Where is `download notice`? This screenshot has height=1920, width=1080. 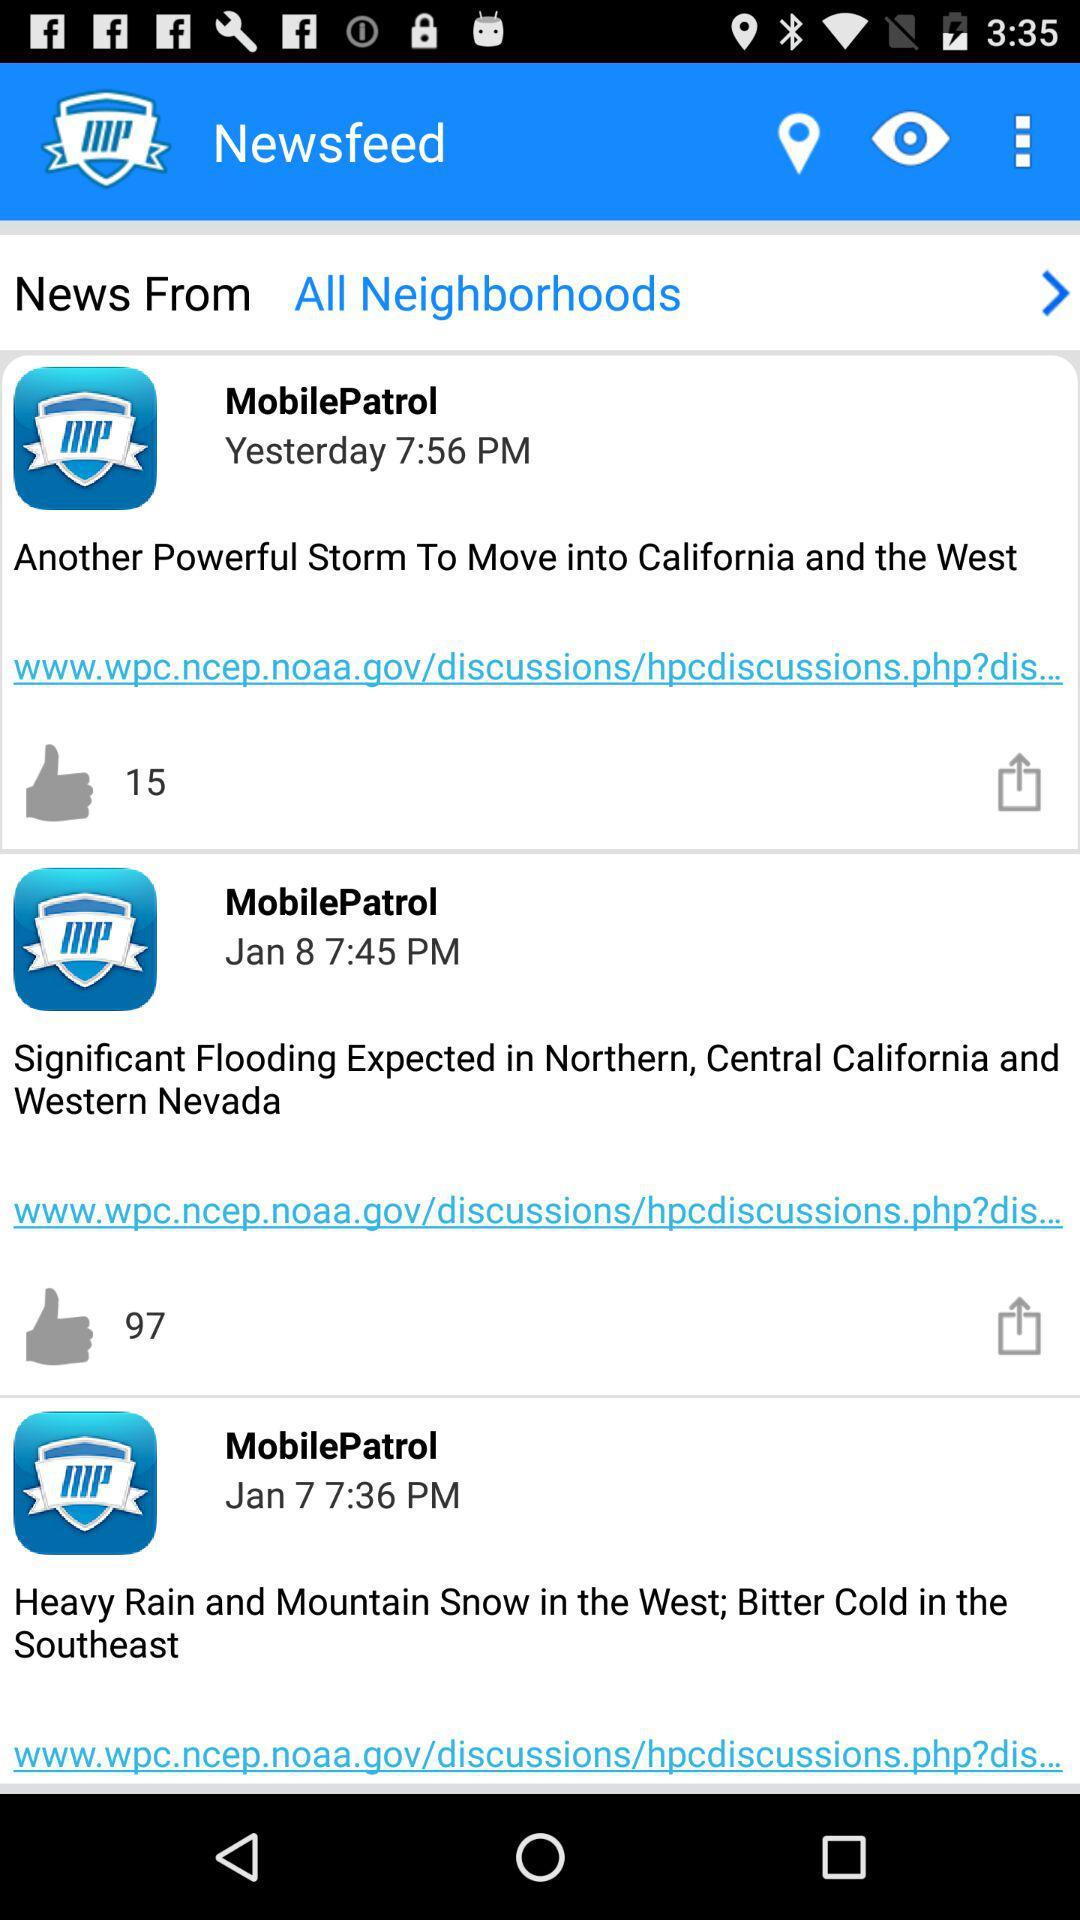
download notice is located at coordinates (1020, 1324).